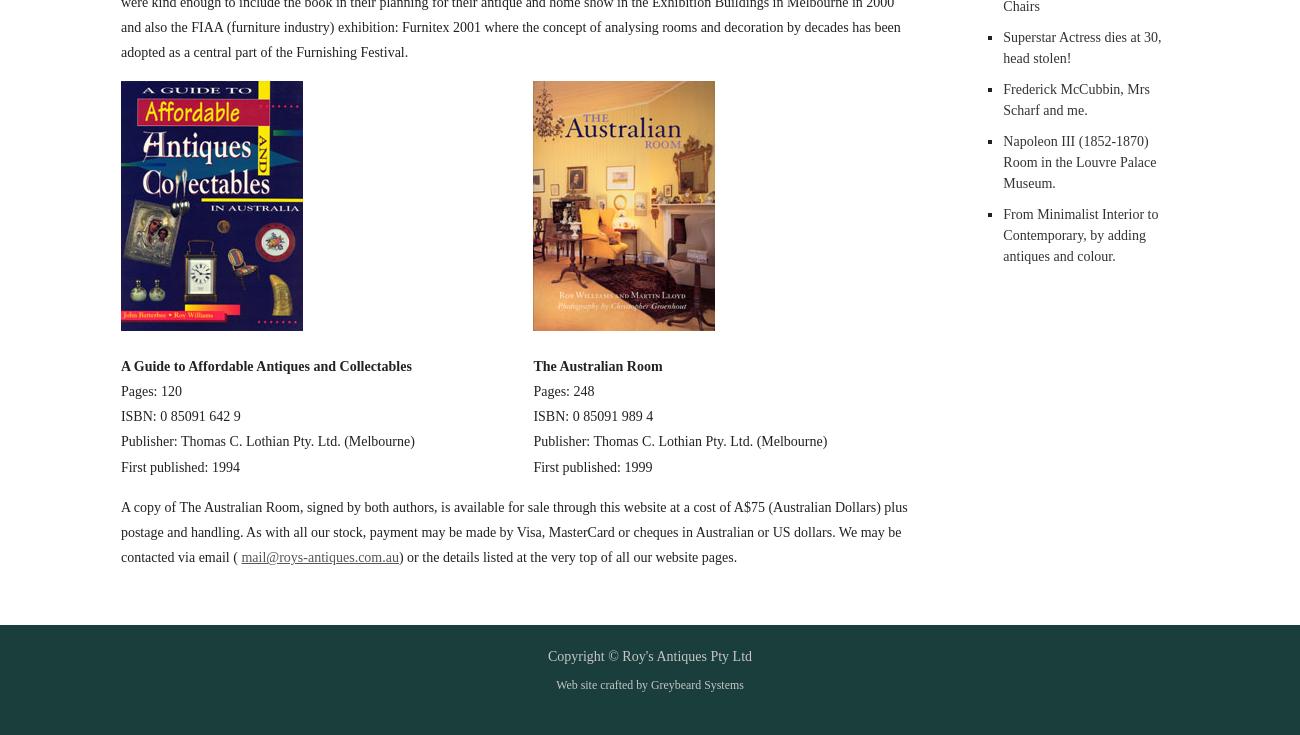 Image resolution: width=1300 pixels, height=735 pixels. Describe the element at coordinates (566, 556) in the screenshot. I see `') or the details listed at the very top of all our website pages.'` at that location.